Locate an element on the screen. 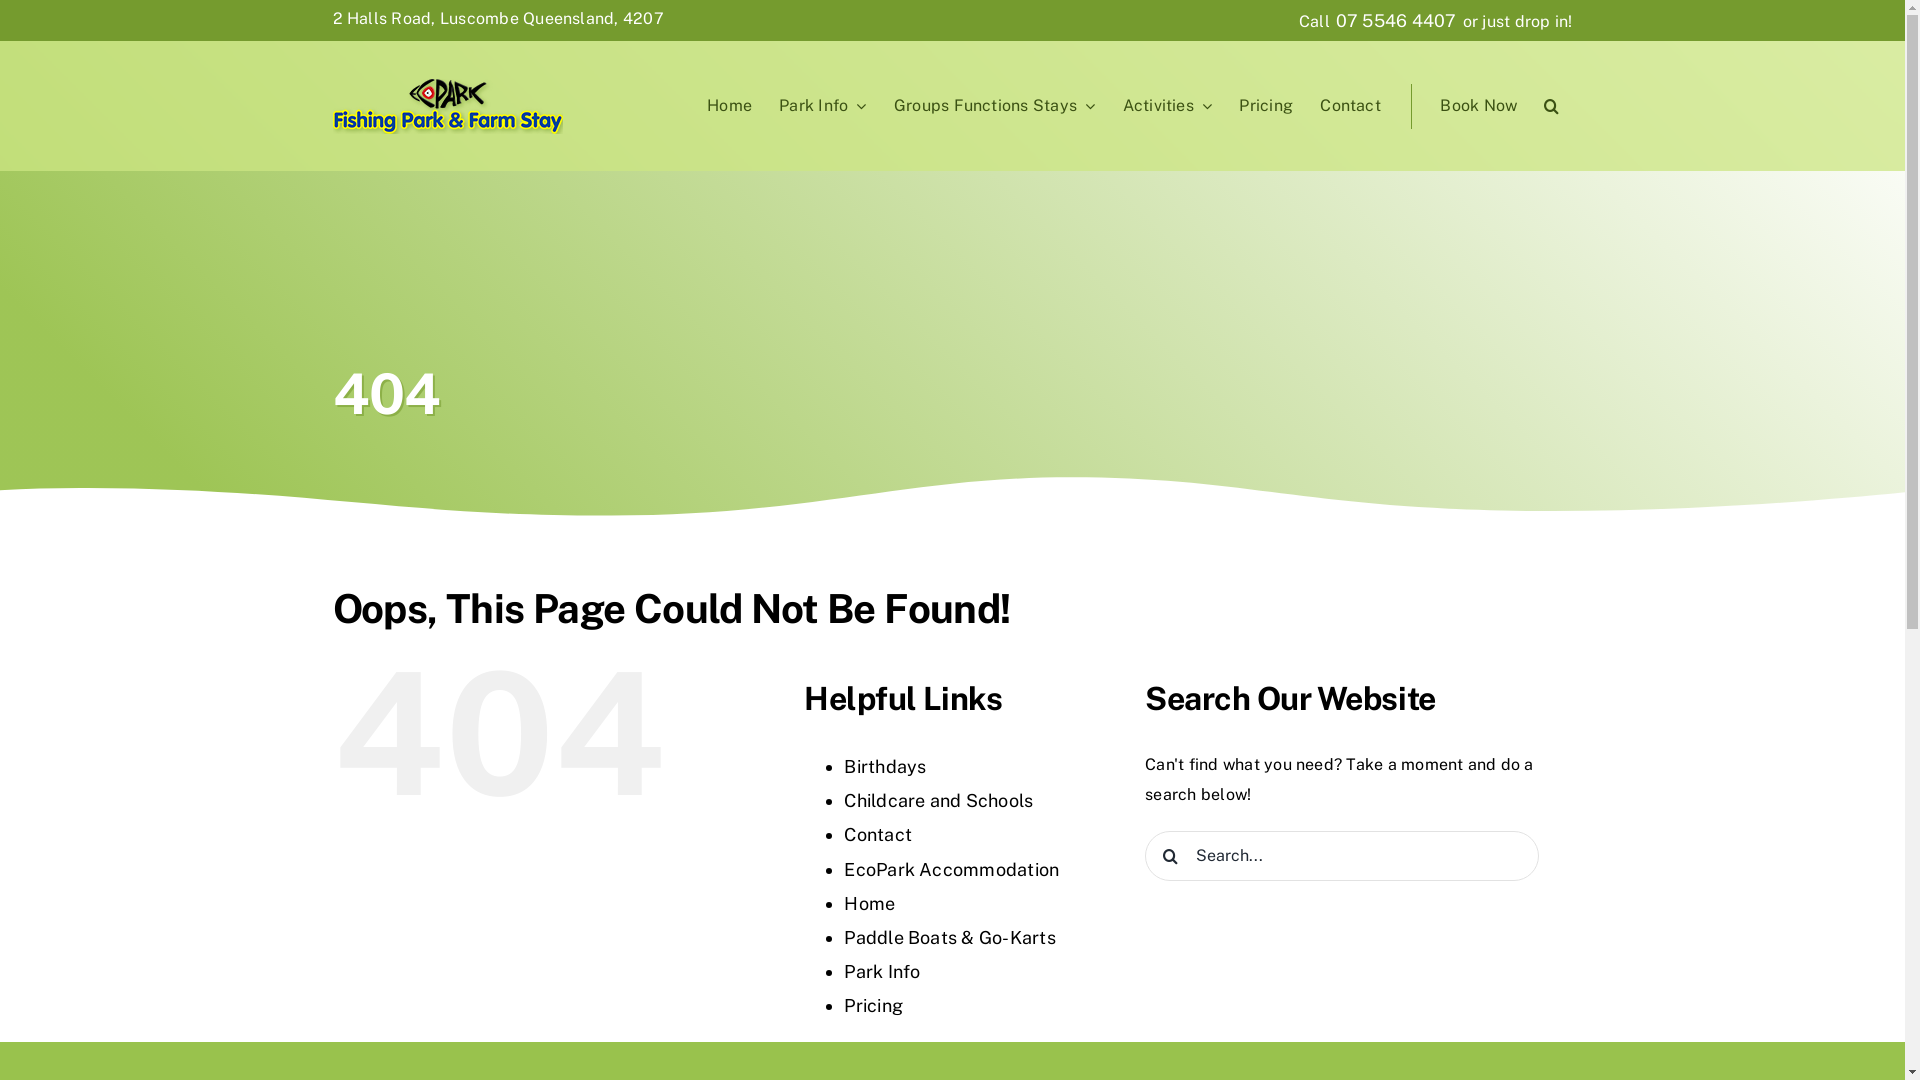  '2 Halls Road, Luscombe Queensland, 4207' is located at coordinates (331, 18).